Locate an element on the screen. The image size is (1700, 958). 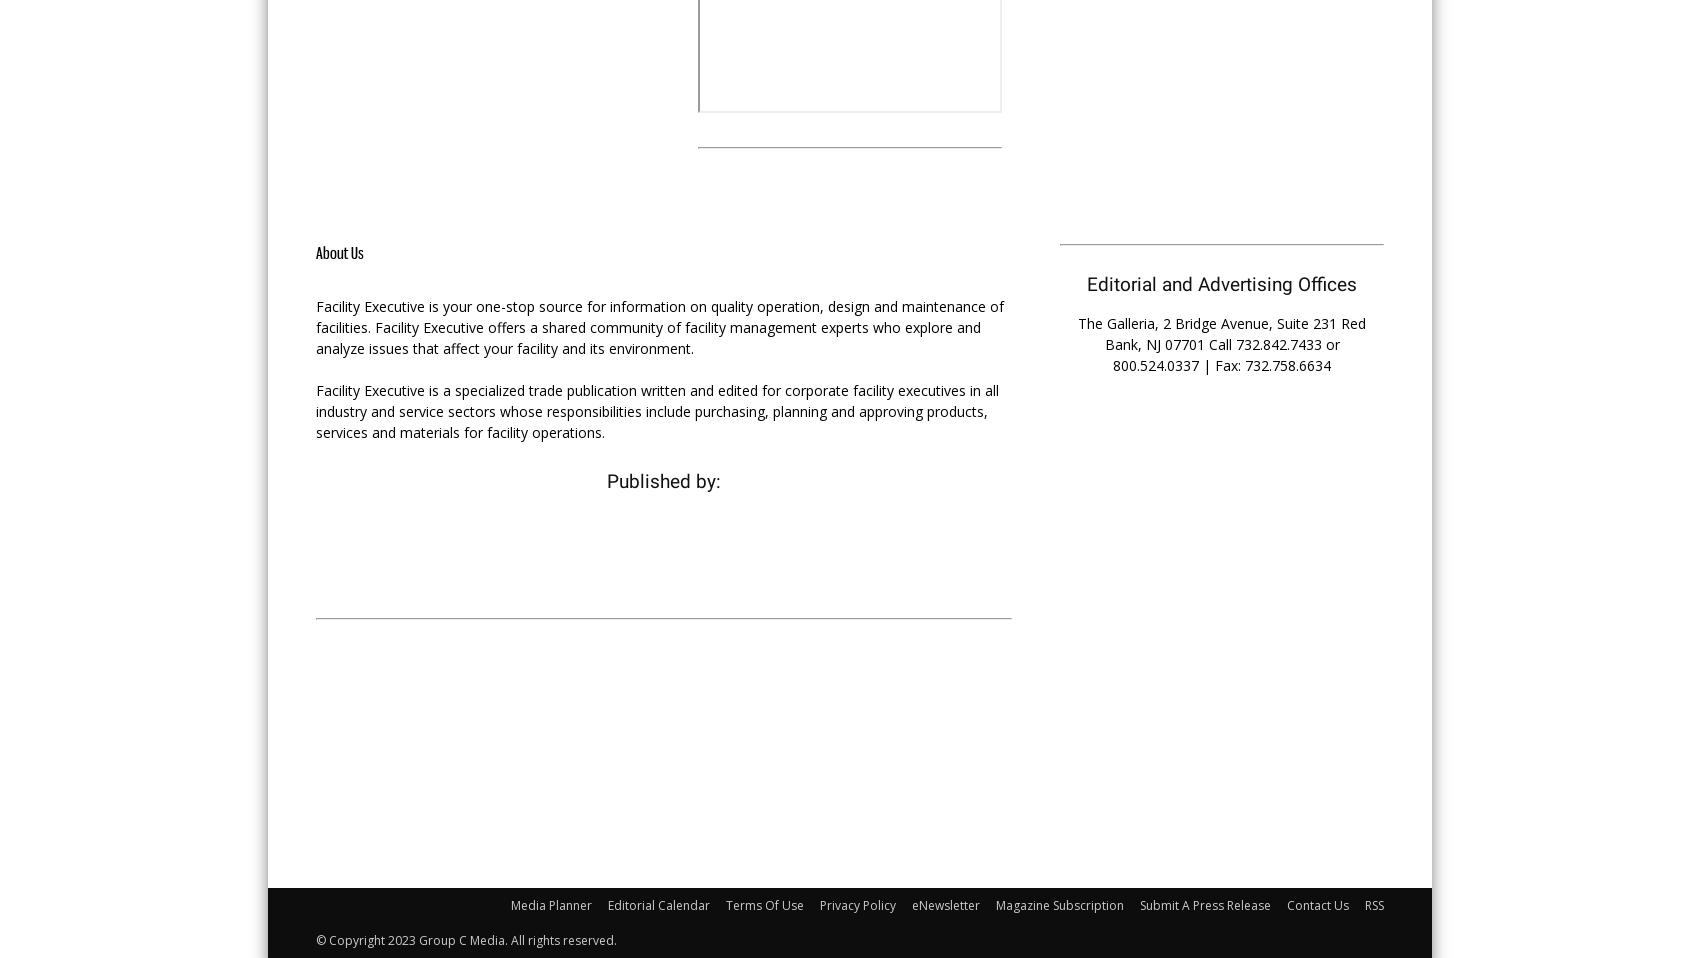
'| Fax:' is located at coordinates (1220, 363).